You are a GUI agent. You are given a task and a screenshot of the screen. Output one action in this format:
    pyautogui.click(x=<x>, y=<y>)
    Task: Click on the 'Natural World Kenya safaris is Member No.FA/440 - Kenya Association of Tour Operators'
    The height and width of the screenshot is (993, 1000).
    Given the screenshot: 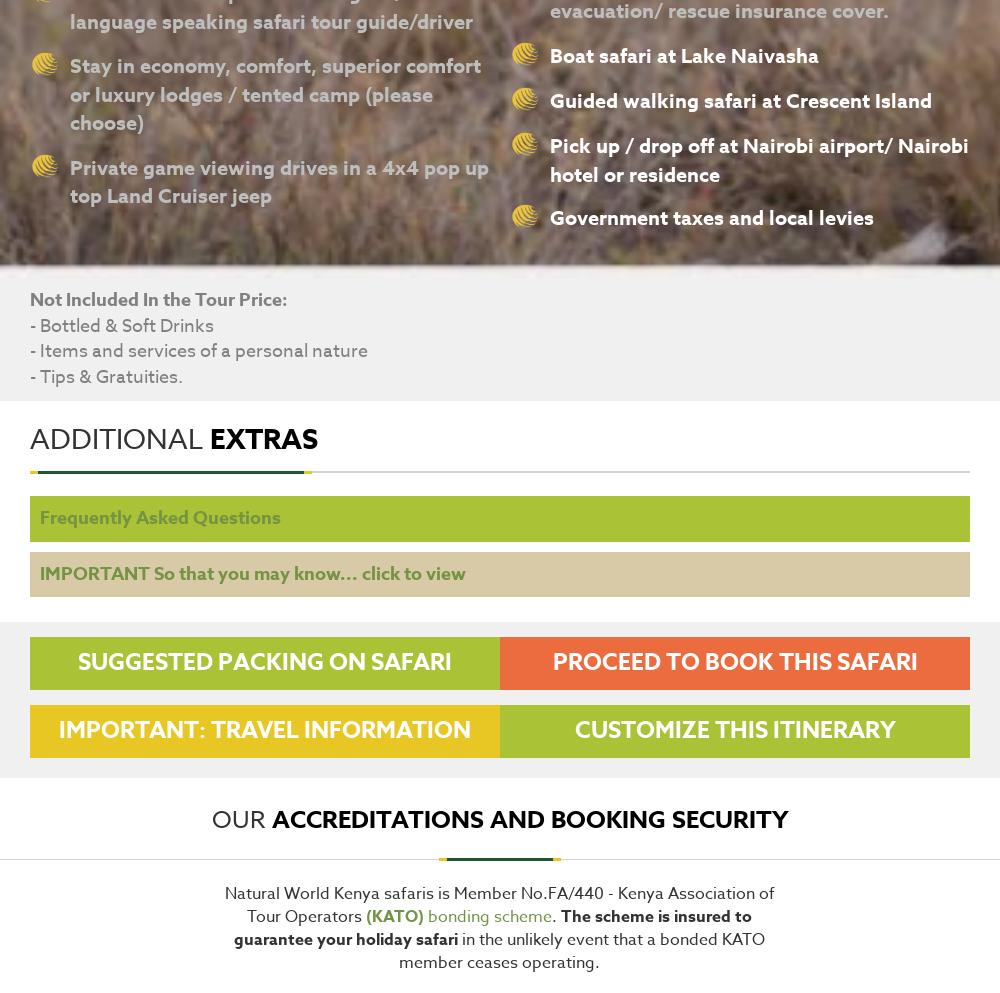 What is the action you would take?
    pyautogui.click(x=498, y=905)
    